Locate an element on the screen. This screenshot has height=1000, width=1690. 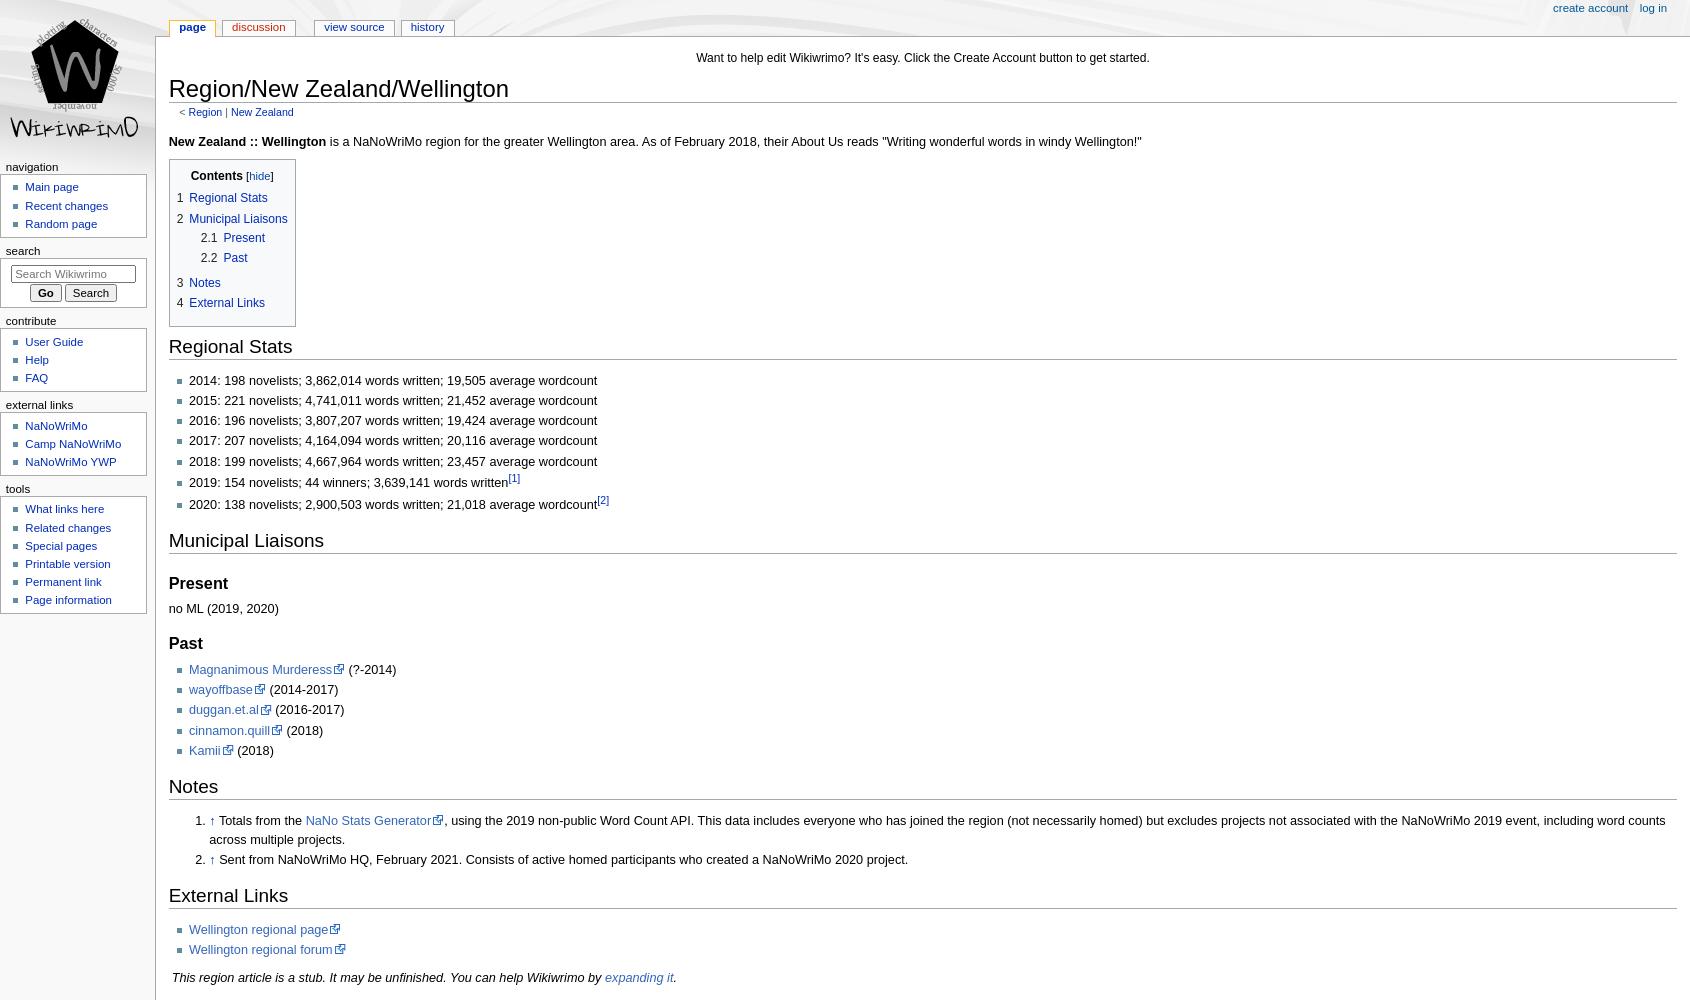
'New Zealand :: Wellington' is located at coordinates (246, 142).